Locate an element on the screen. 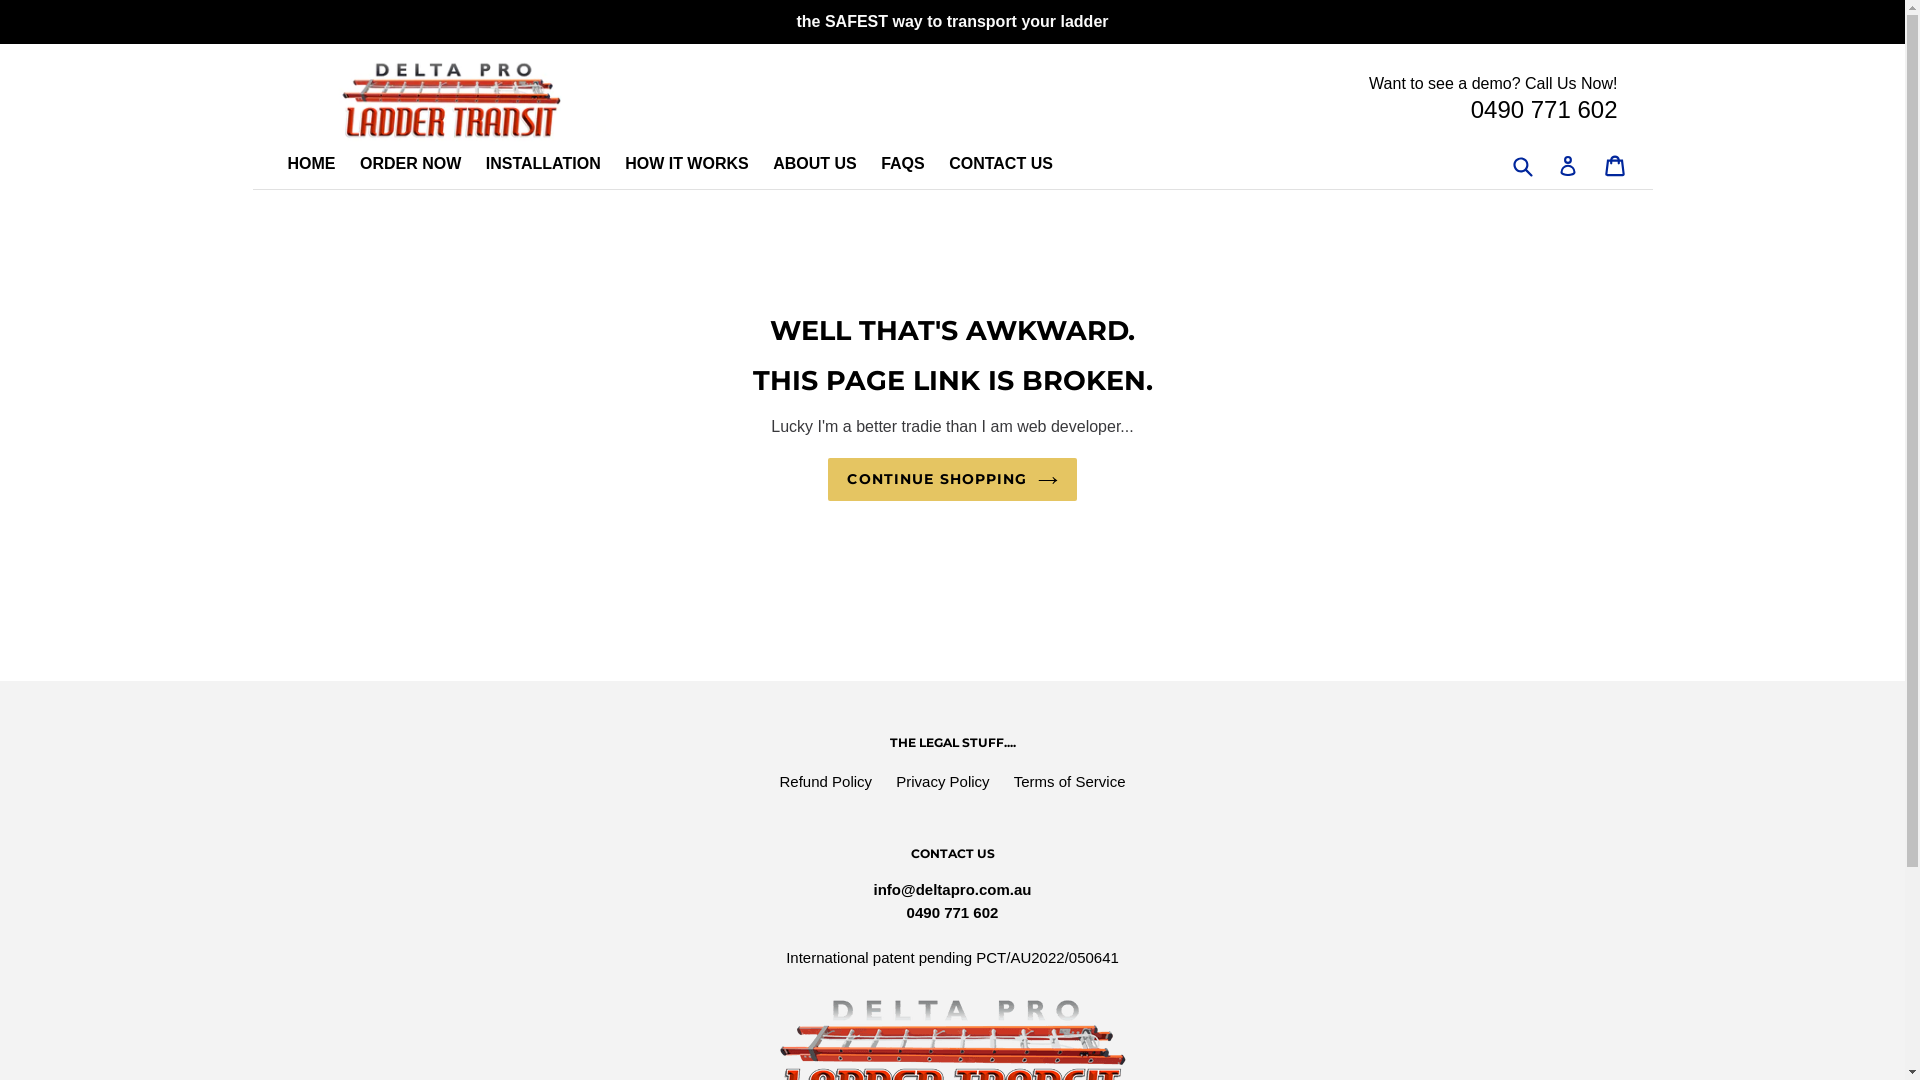 The width and height of the screenshot is (1920, 1080). 'Refund Policy' is located at coordinates (826, 780).